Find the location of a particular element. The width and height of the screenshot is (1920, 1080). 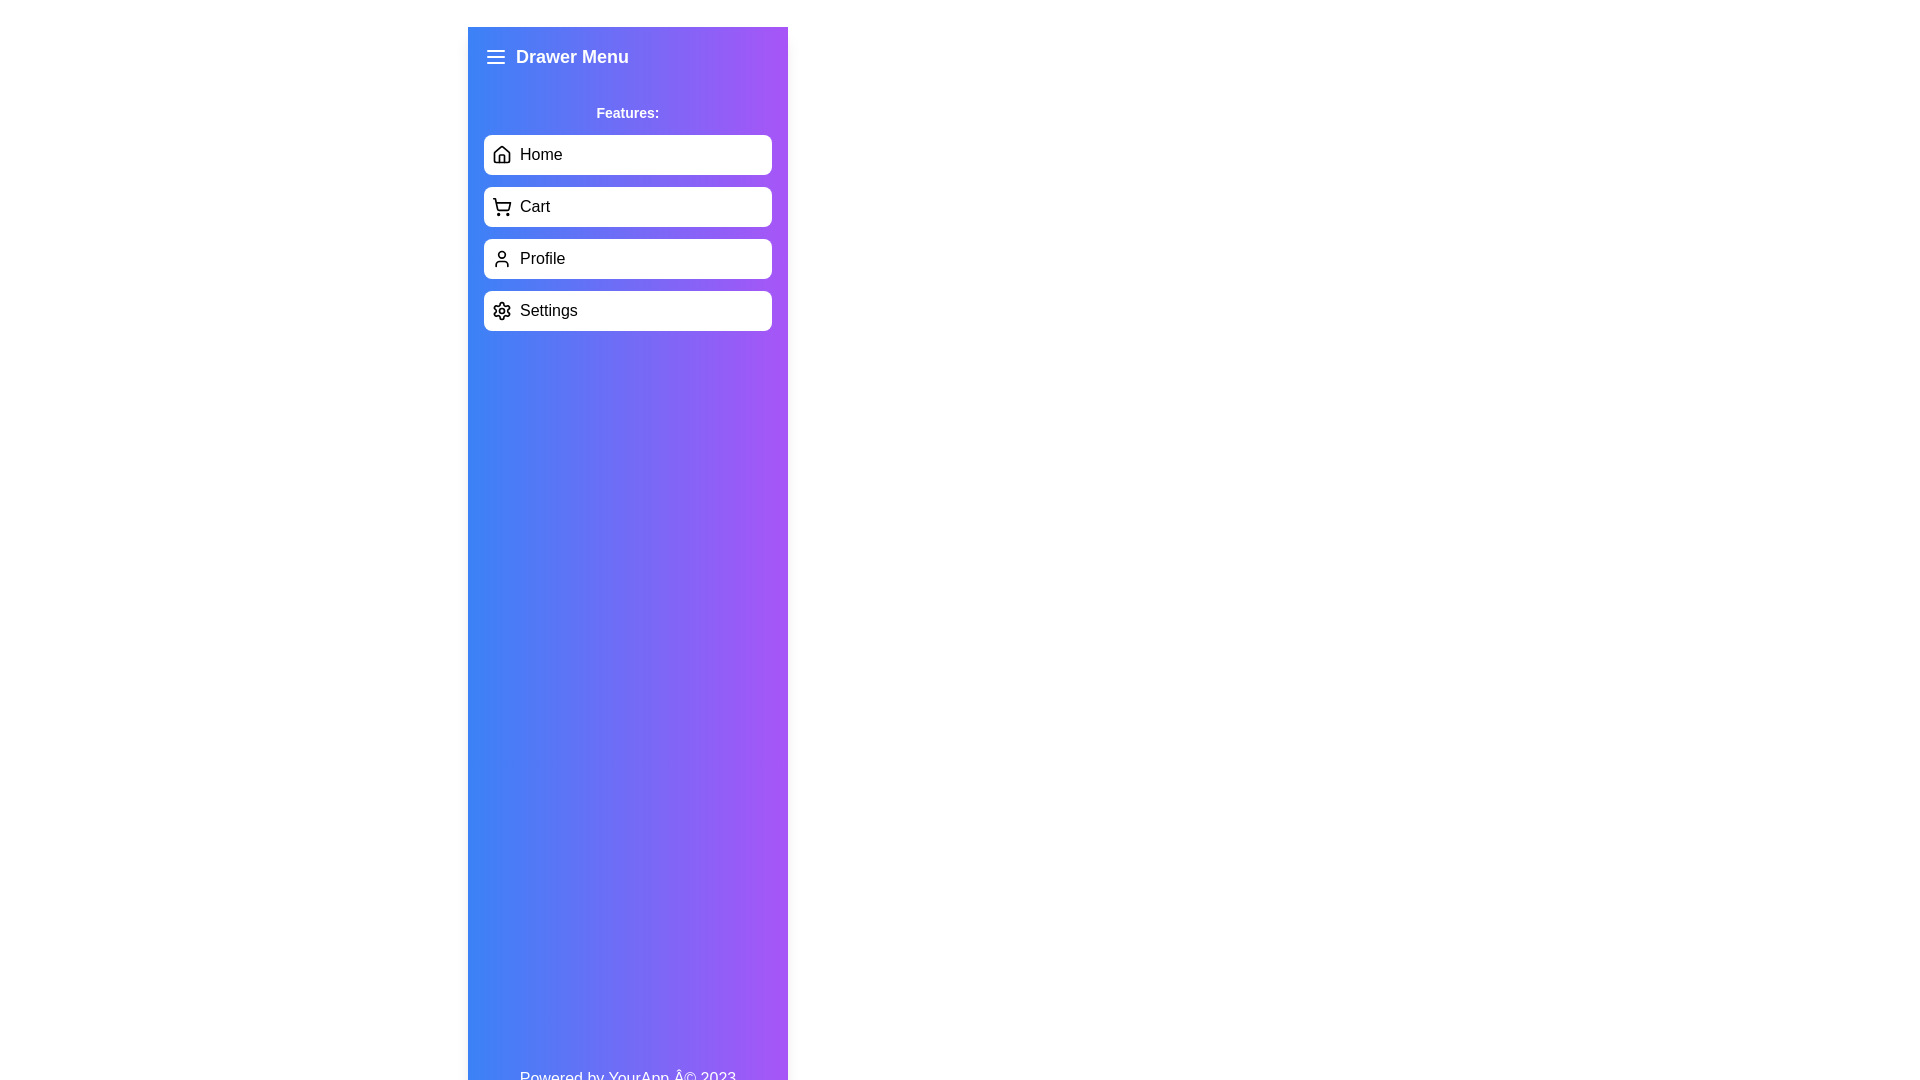

the user icon with a circular head and shoulder arc, located in the 'Profile' group, to the left of the text 'Profile' is located at coordinates (502, 257).